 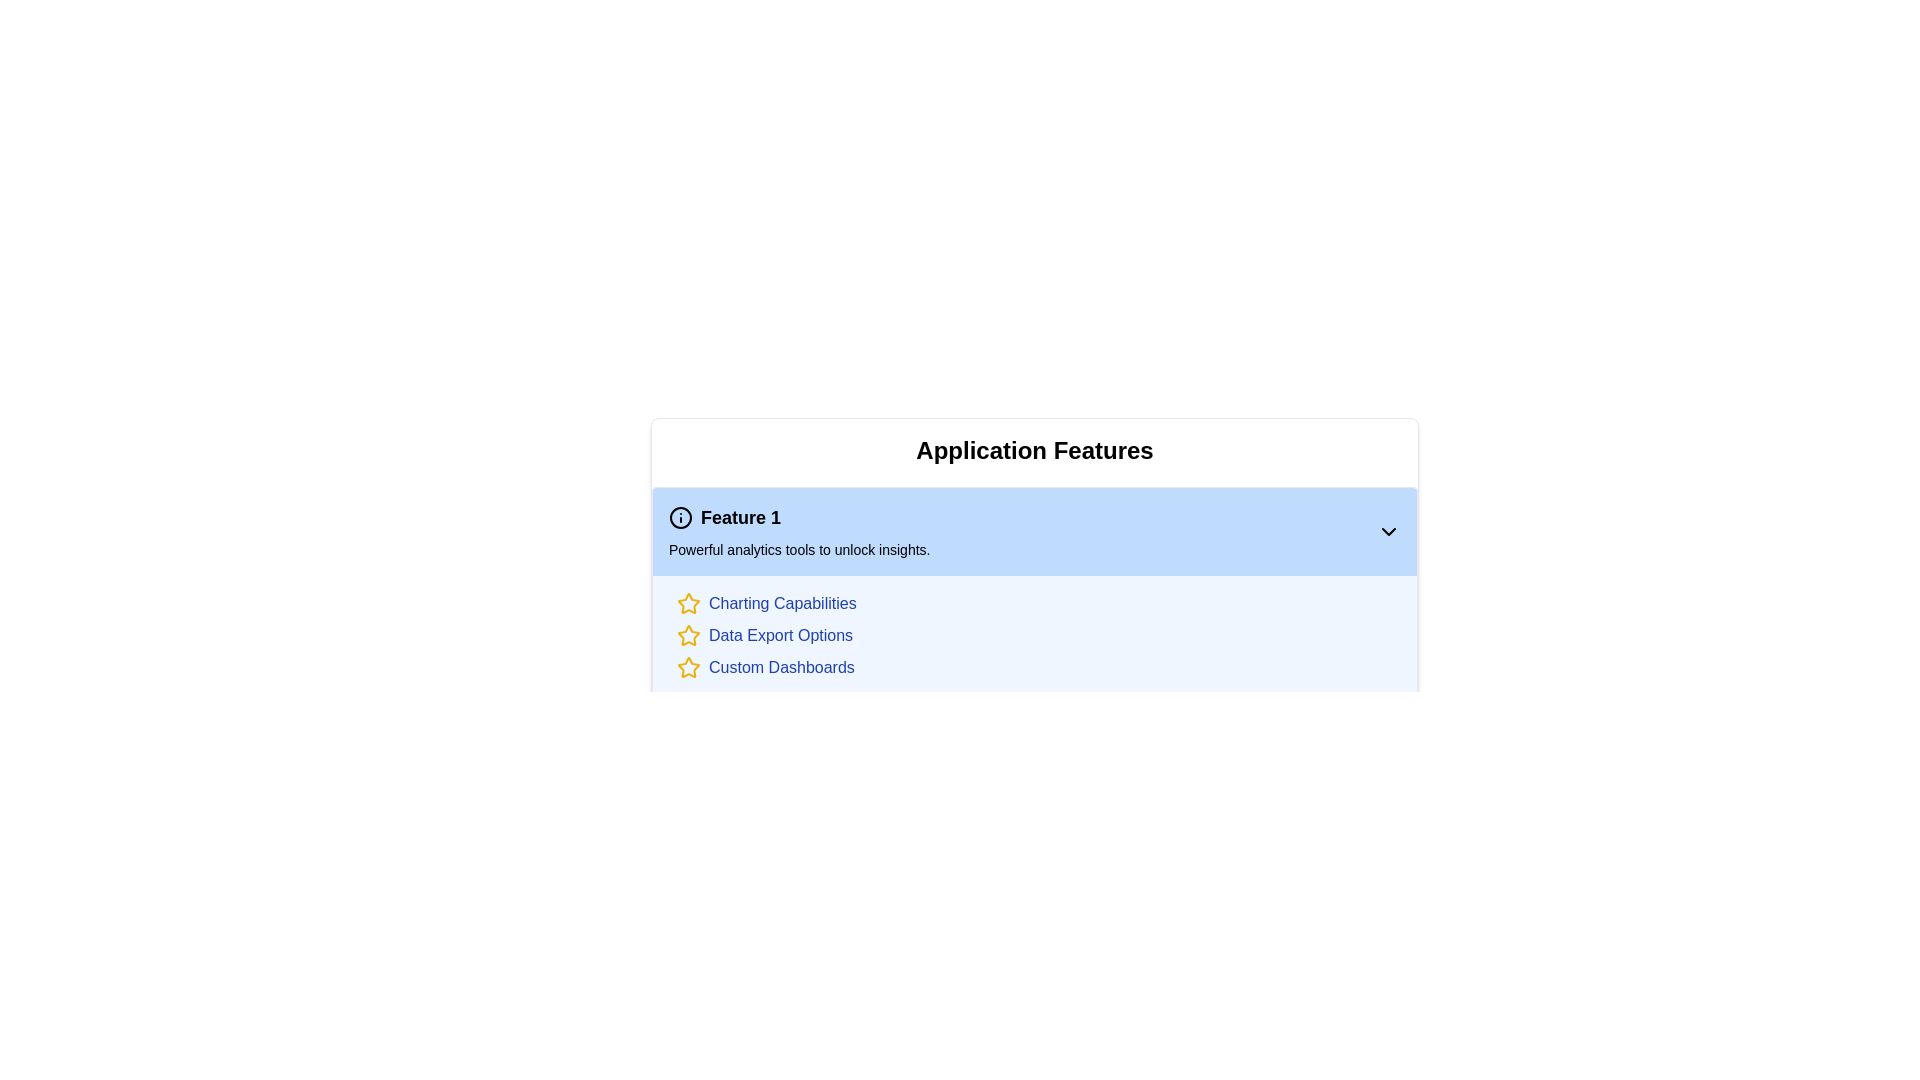 What do you see at coordinates (1035, 531) in the screenshot?
I see `the Interactive card for 'Feature 1'` at bounding box center [1035, 531].